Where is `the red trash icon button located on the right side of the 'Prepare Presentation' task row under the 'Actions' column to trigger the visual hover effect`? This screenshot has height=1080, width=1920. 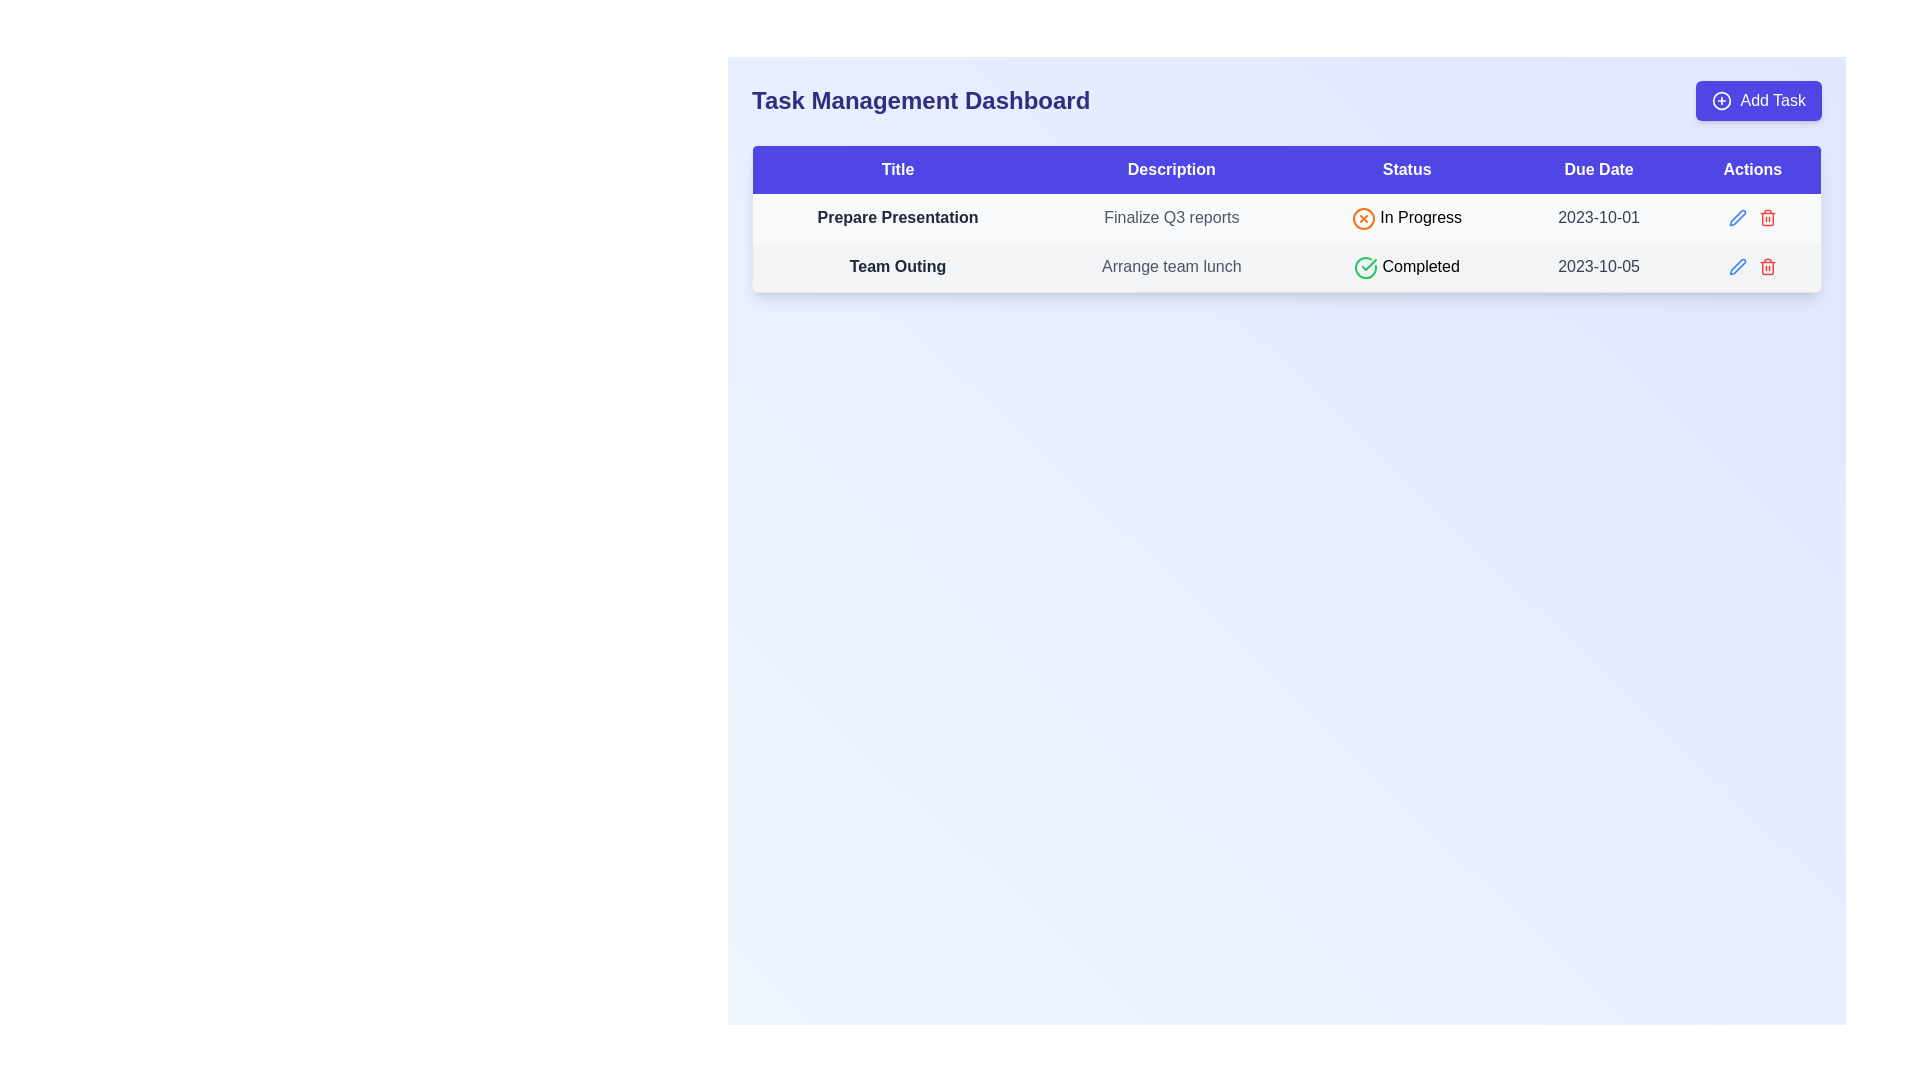 the red trash icon button located on the right side of the 'Prepare Presentation' task row under the 'Actions' column to trigger the visual hover effect is located at coordinates (1767, 266).